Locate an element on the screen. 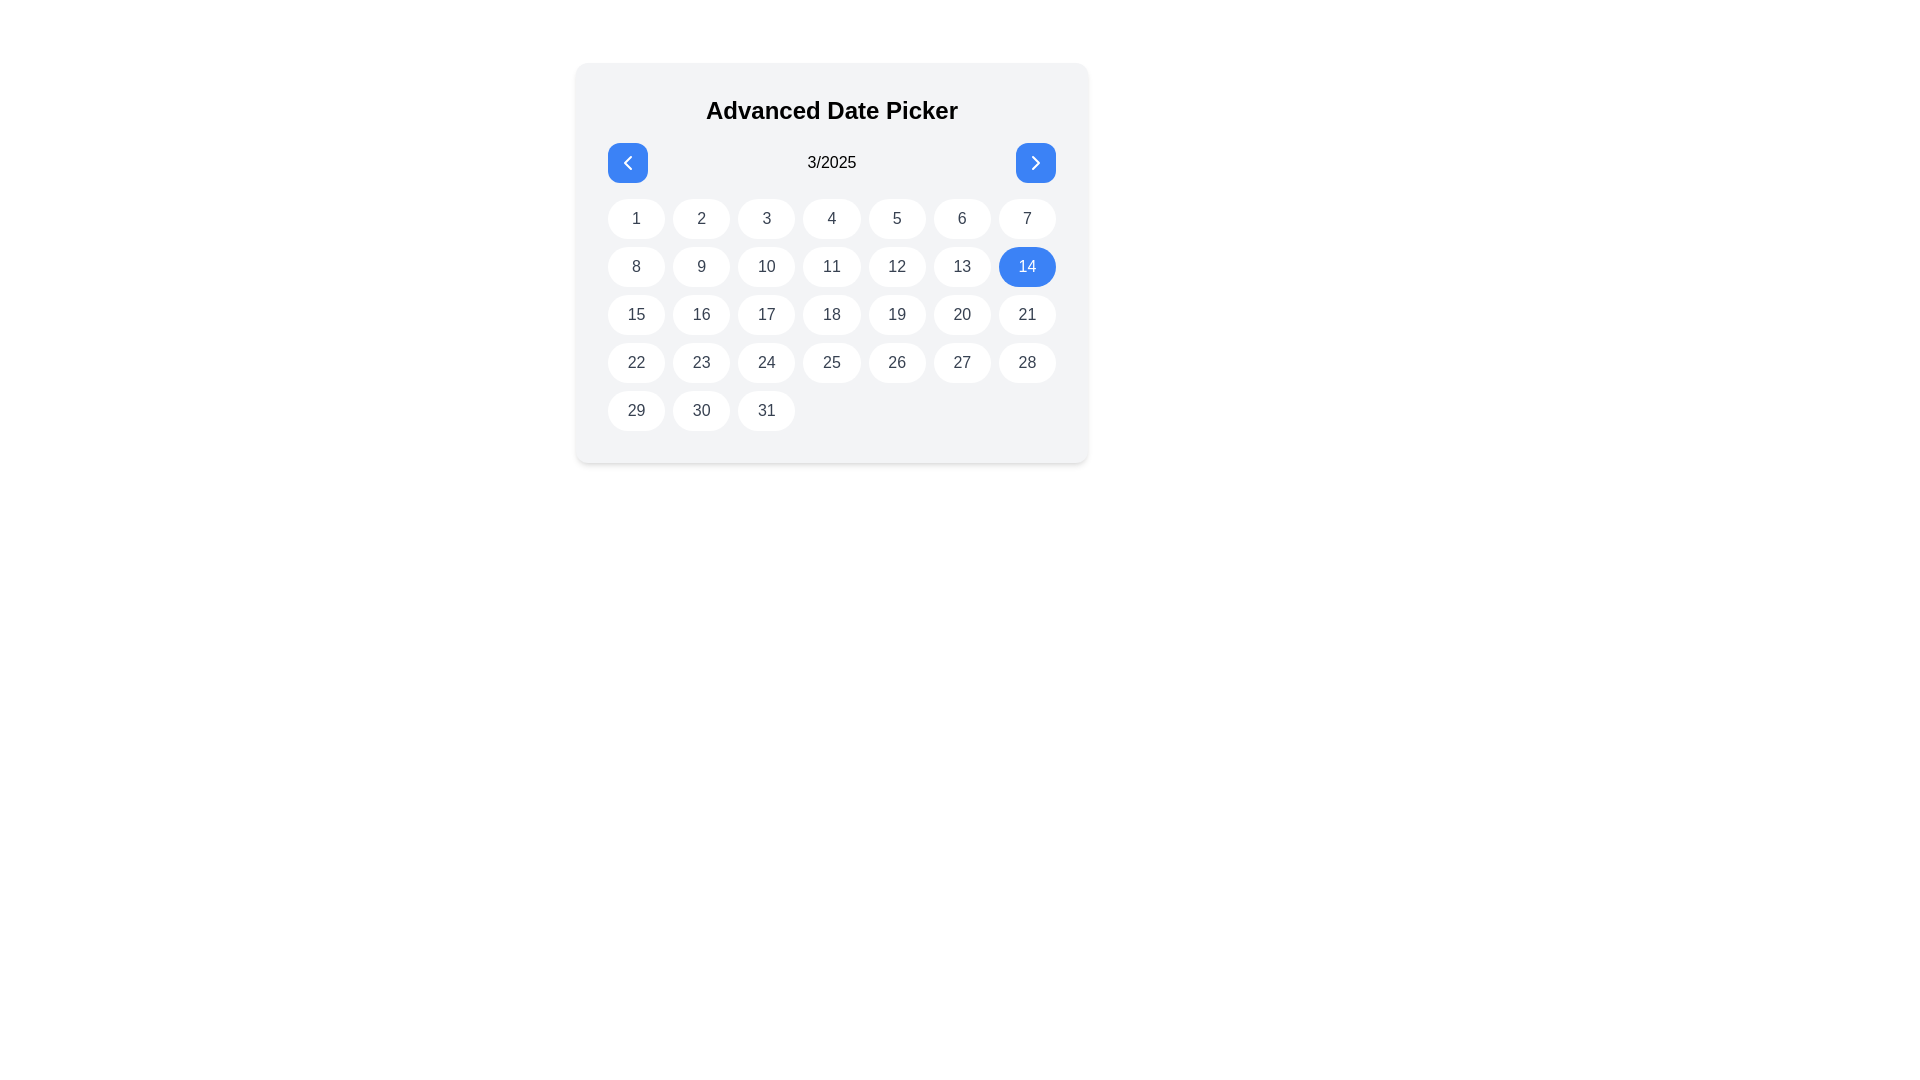  the button that allows the user to select the date '18' in the calendar interface is located at coordinates (831, 315).